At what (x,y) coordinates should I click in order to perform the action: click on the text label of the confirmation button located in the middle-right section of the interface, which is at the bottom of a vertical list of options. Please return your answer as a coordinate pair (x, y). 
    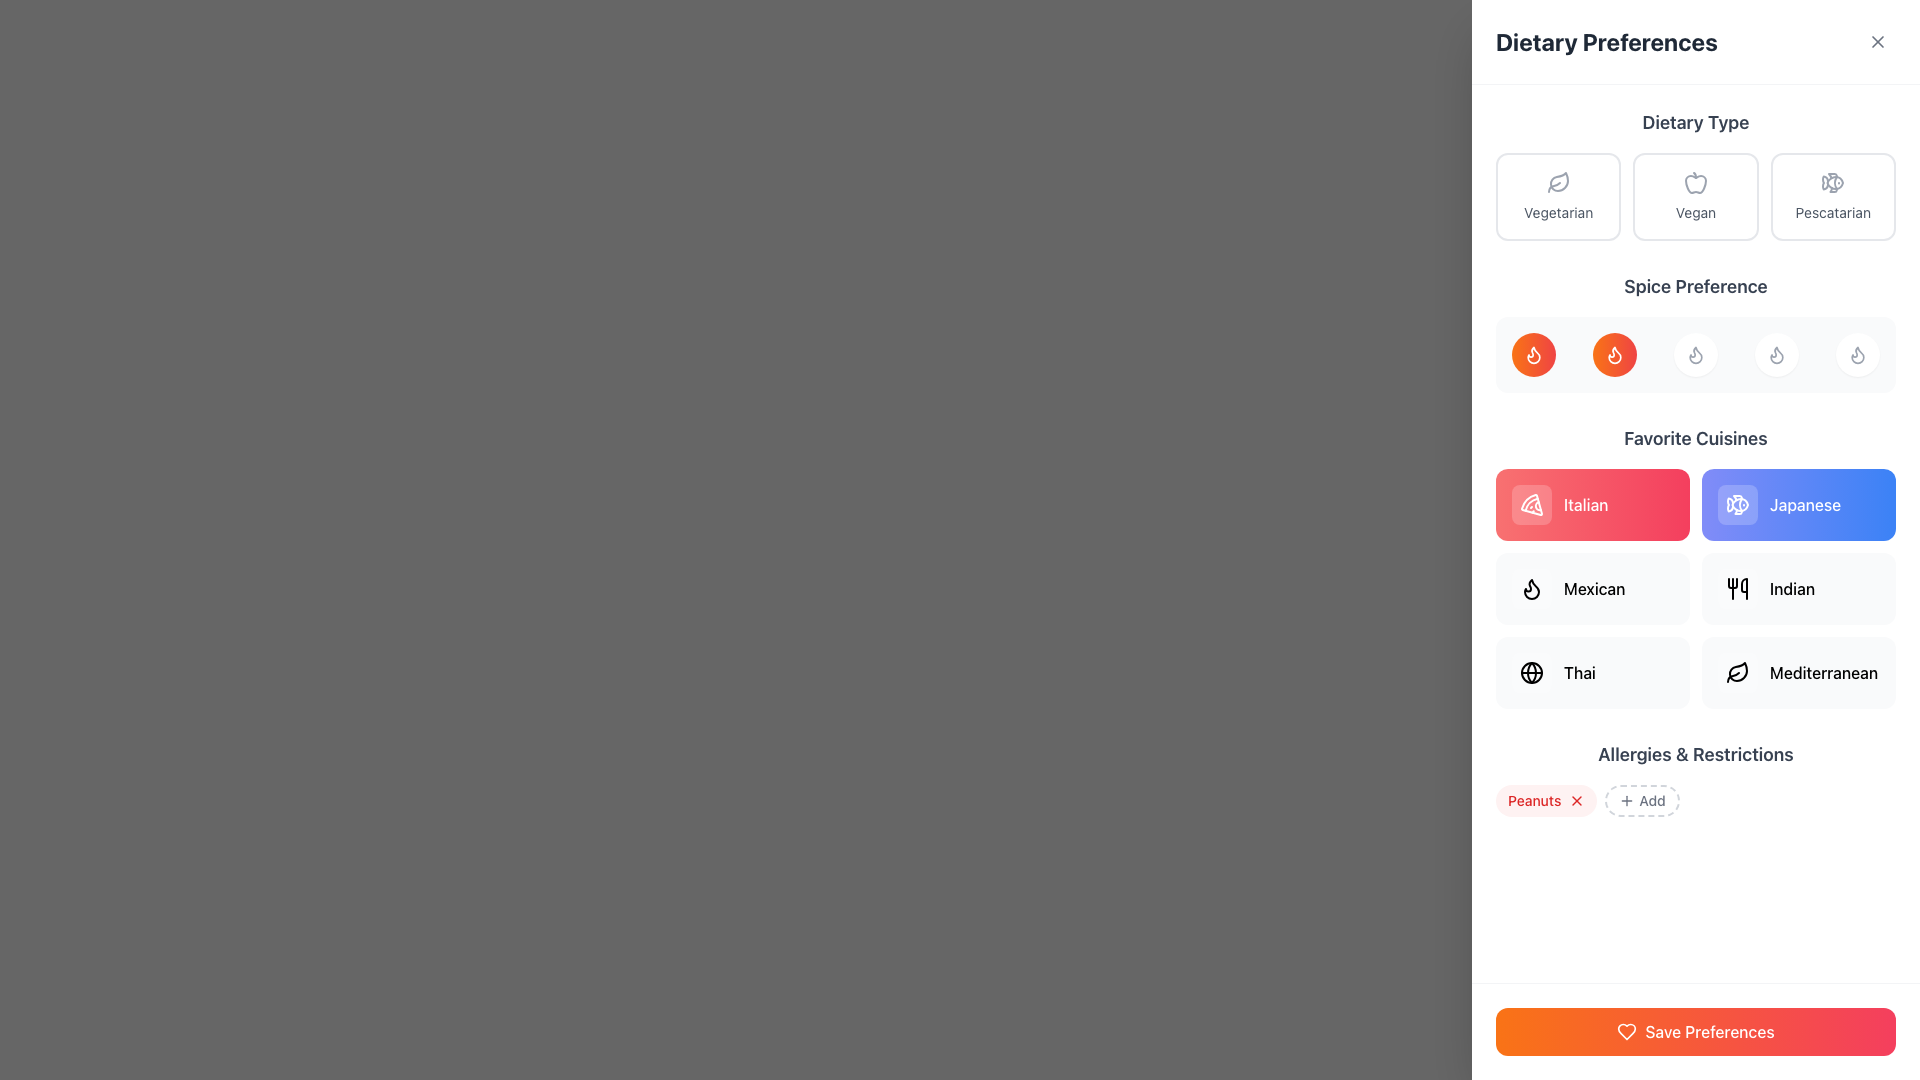
    Looking at the image, I should click on (1708, 1032).